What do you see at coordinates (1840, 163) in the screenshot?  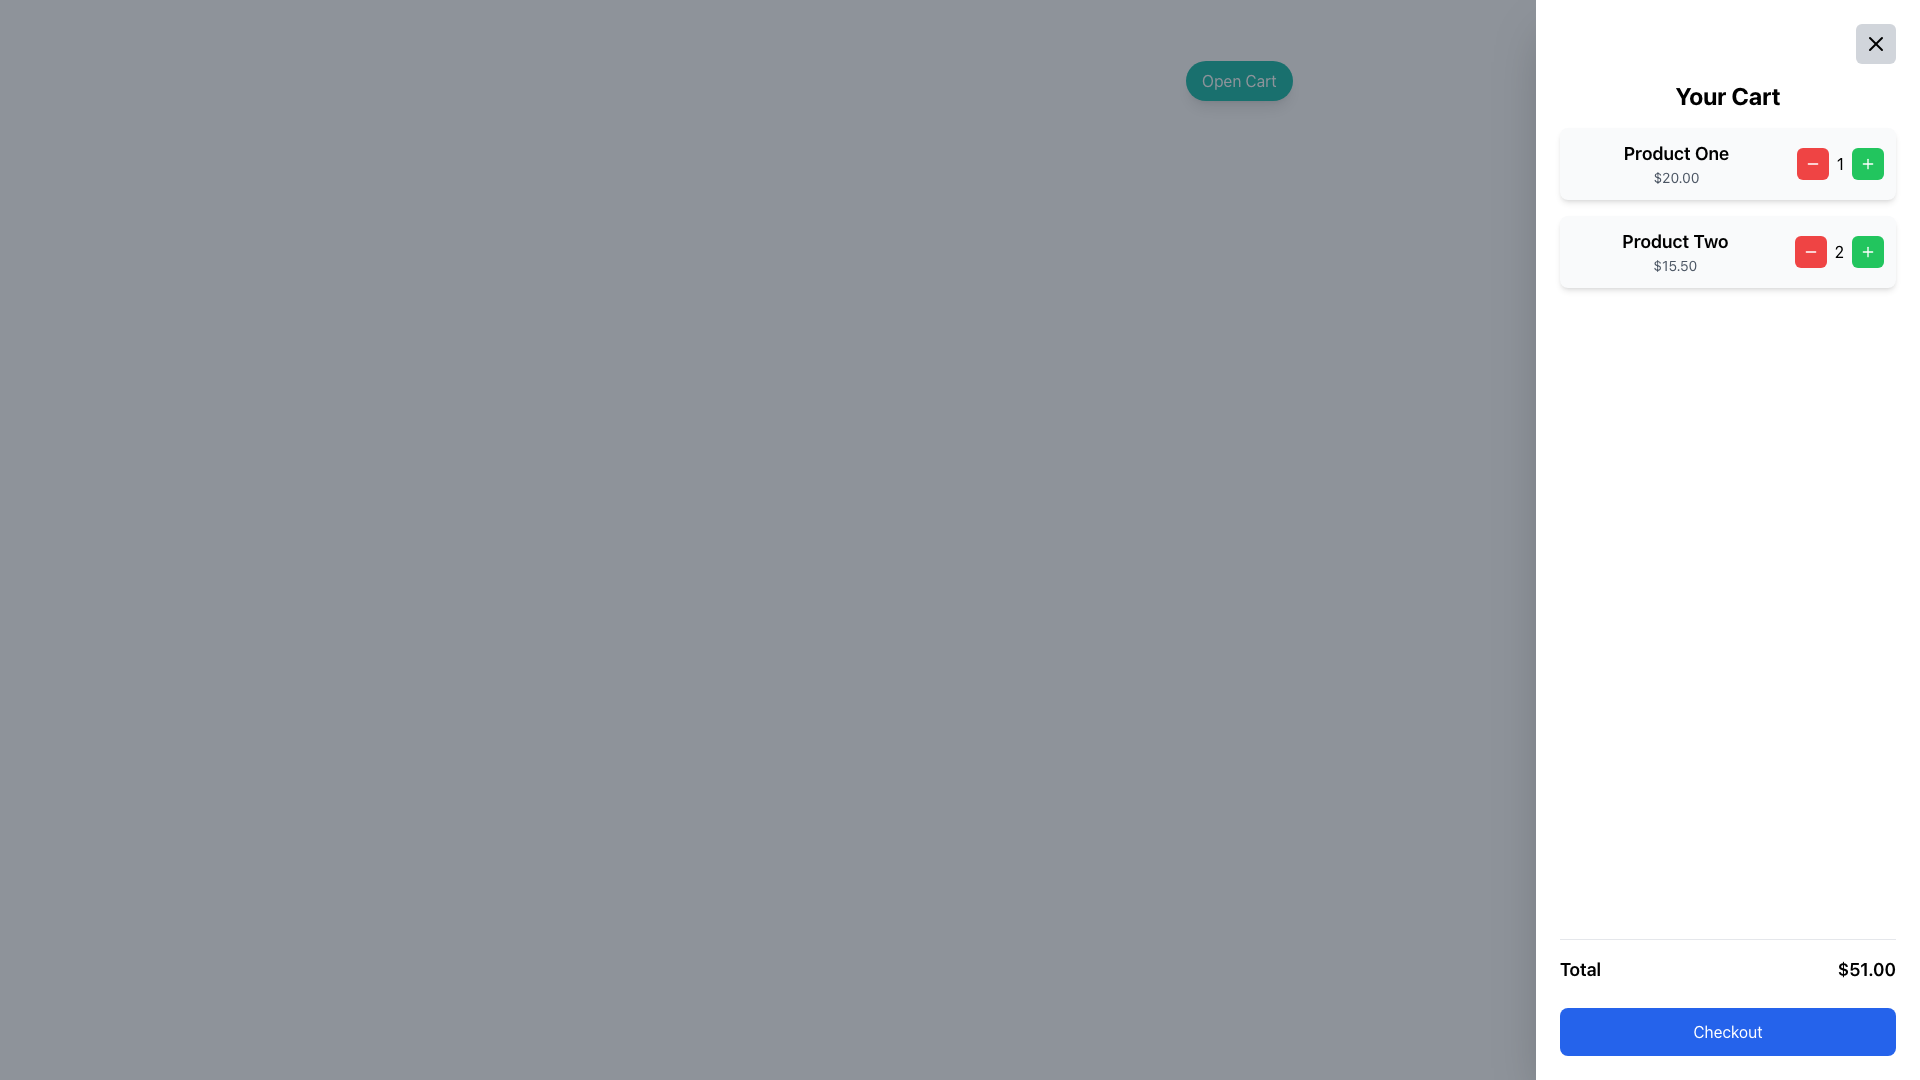 I see `the digit '1' displayed in bold font and black color, located between a red minus button and a green plus button in the cart interface` at bounding box center [1840, 163].